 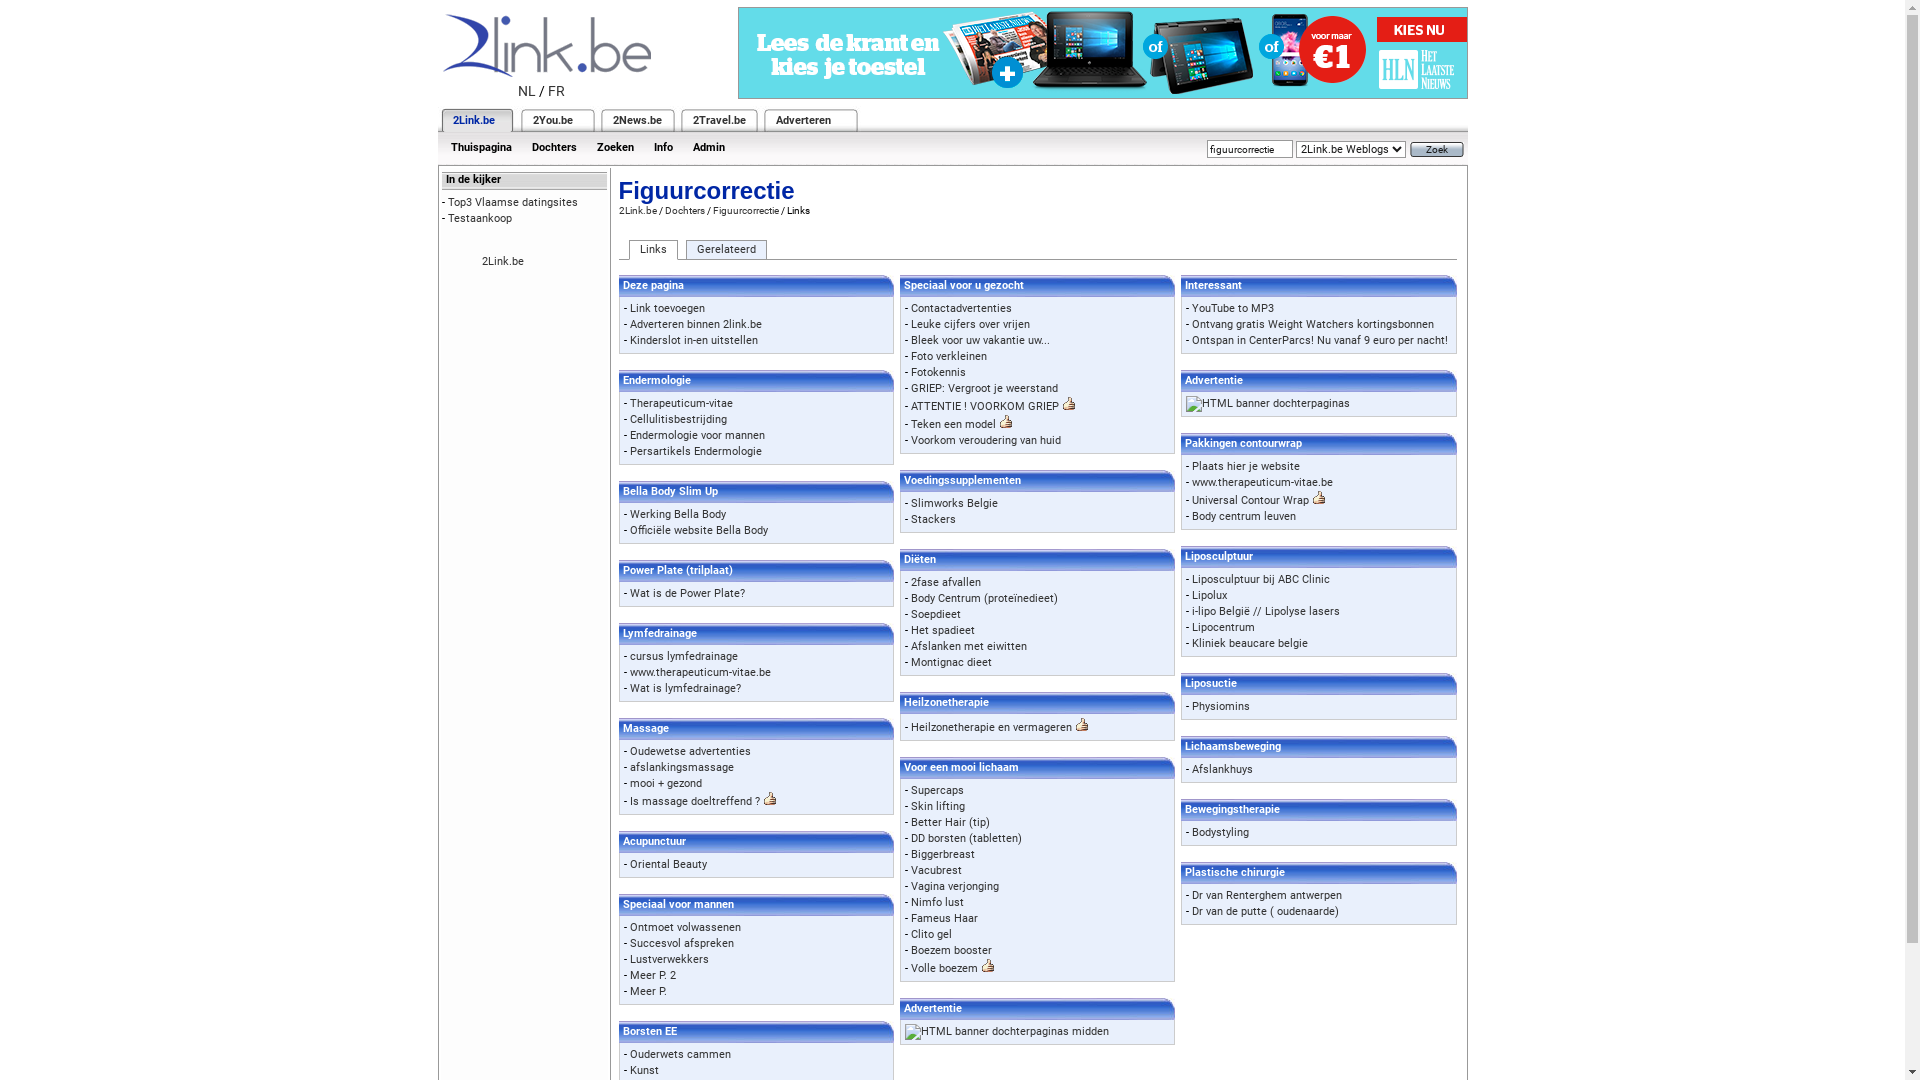 I want to click on 'Oriental Beauty', so click(x=668, y=863).